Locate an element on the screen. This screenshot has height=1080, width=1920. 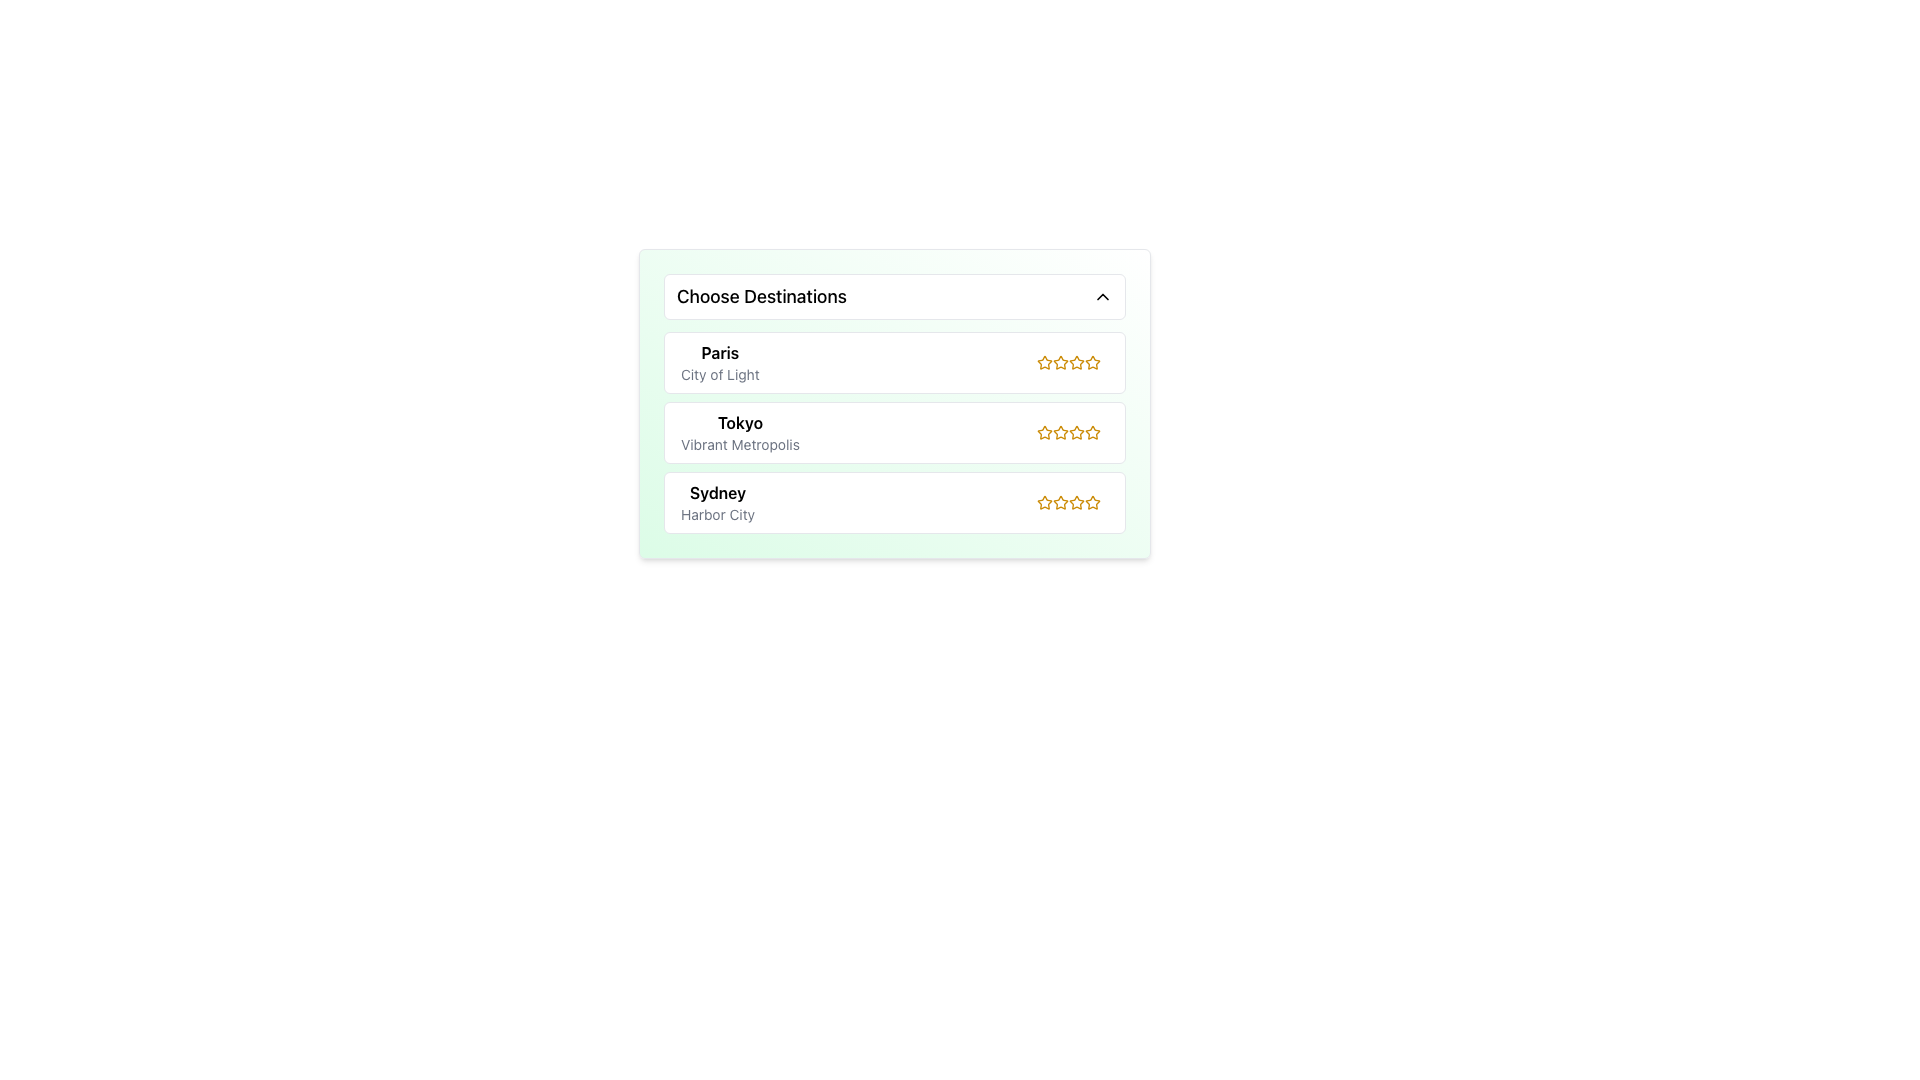
the third star icon with a yellow outline to rate 'Paris - City of Light' is located at coordinates (1059, 362).